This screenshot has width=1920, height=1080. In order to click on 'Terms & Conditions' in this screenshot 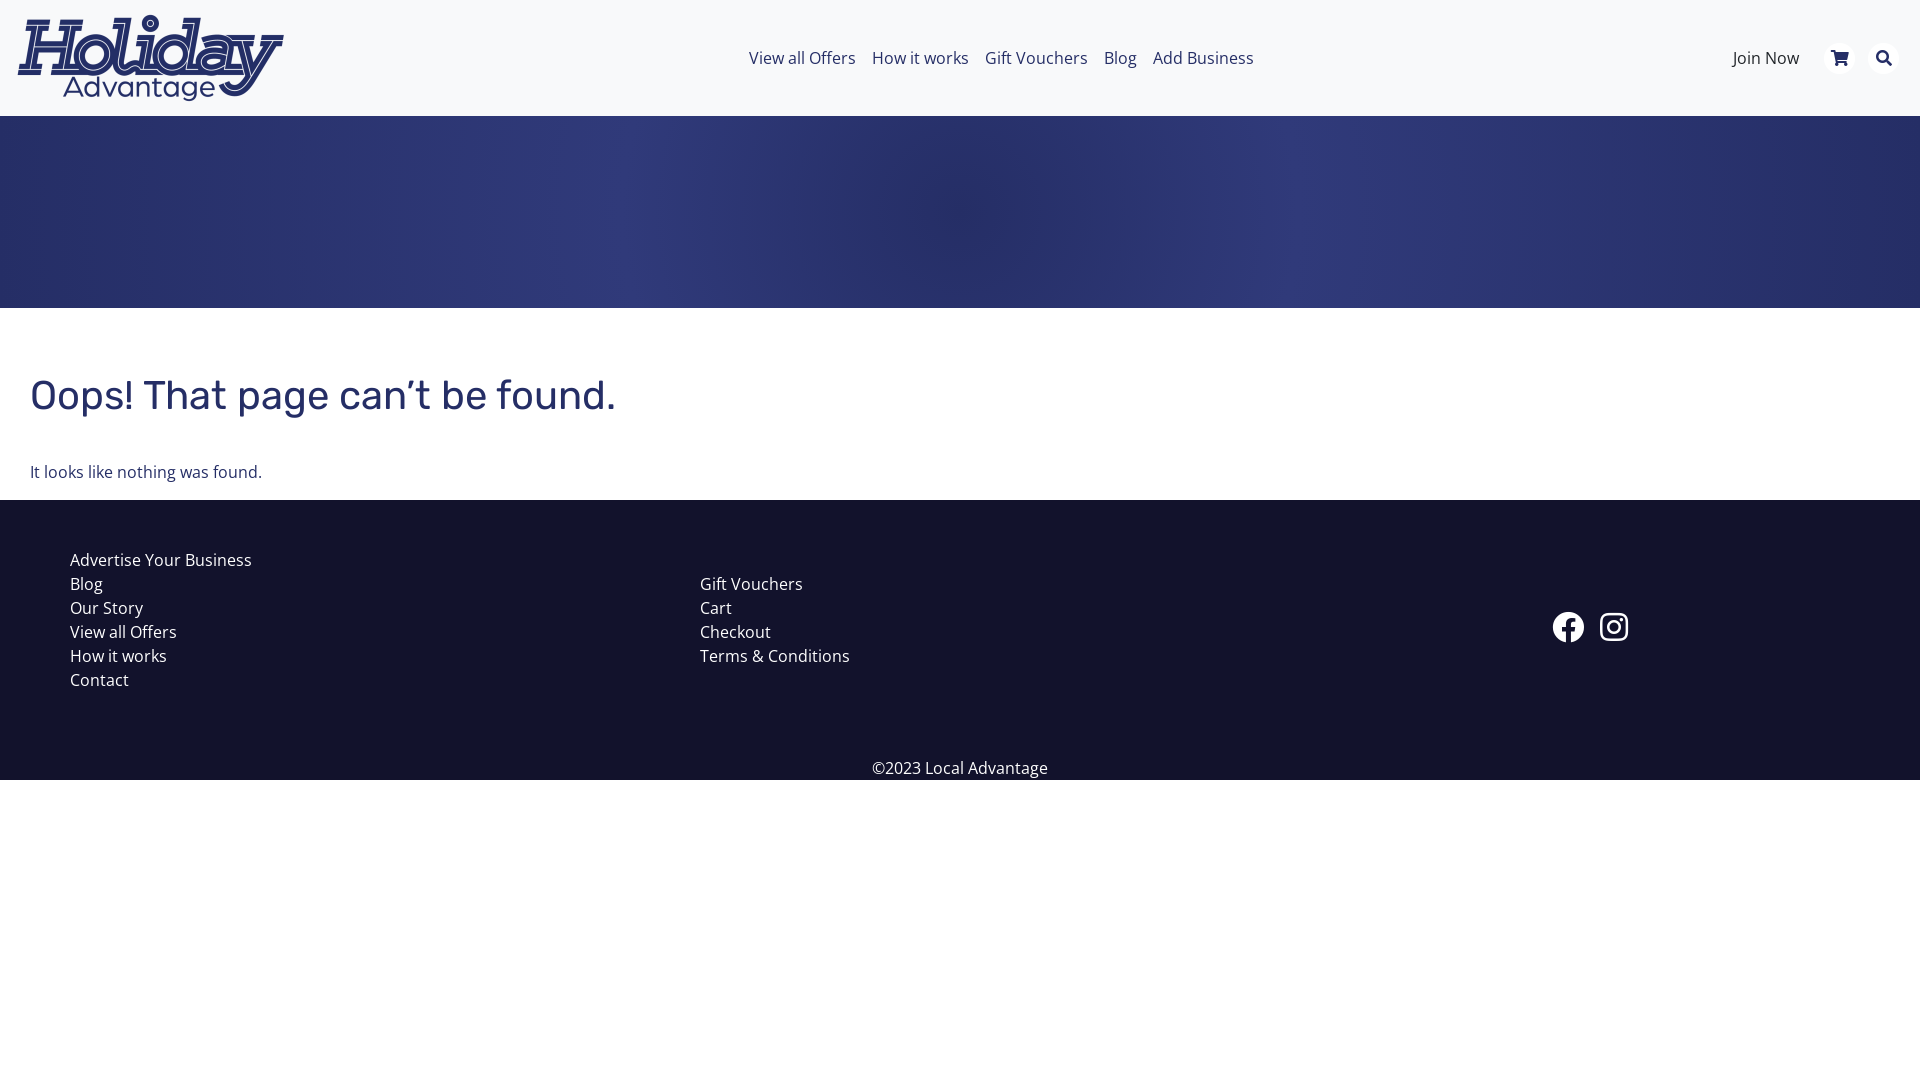, I will do `click(773, 655)`.